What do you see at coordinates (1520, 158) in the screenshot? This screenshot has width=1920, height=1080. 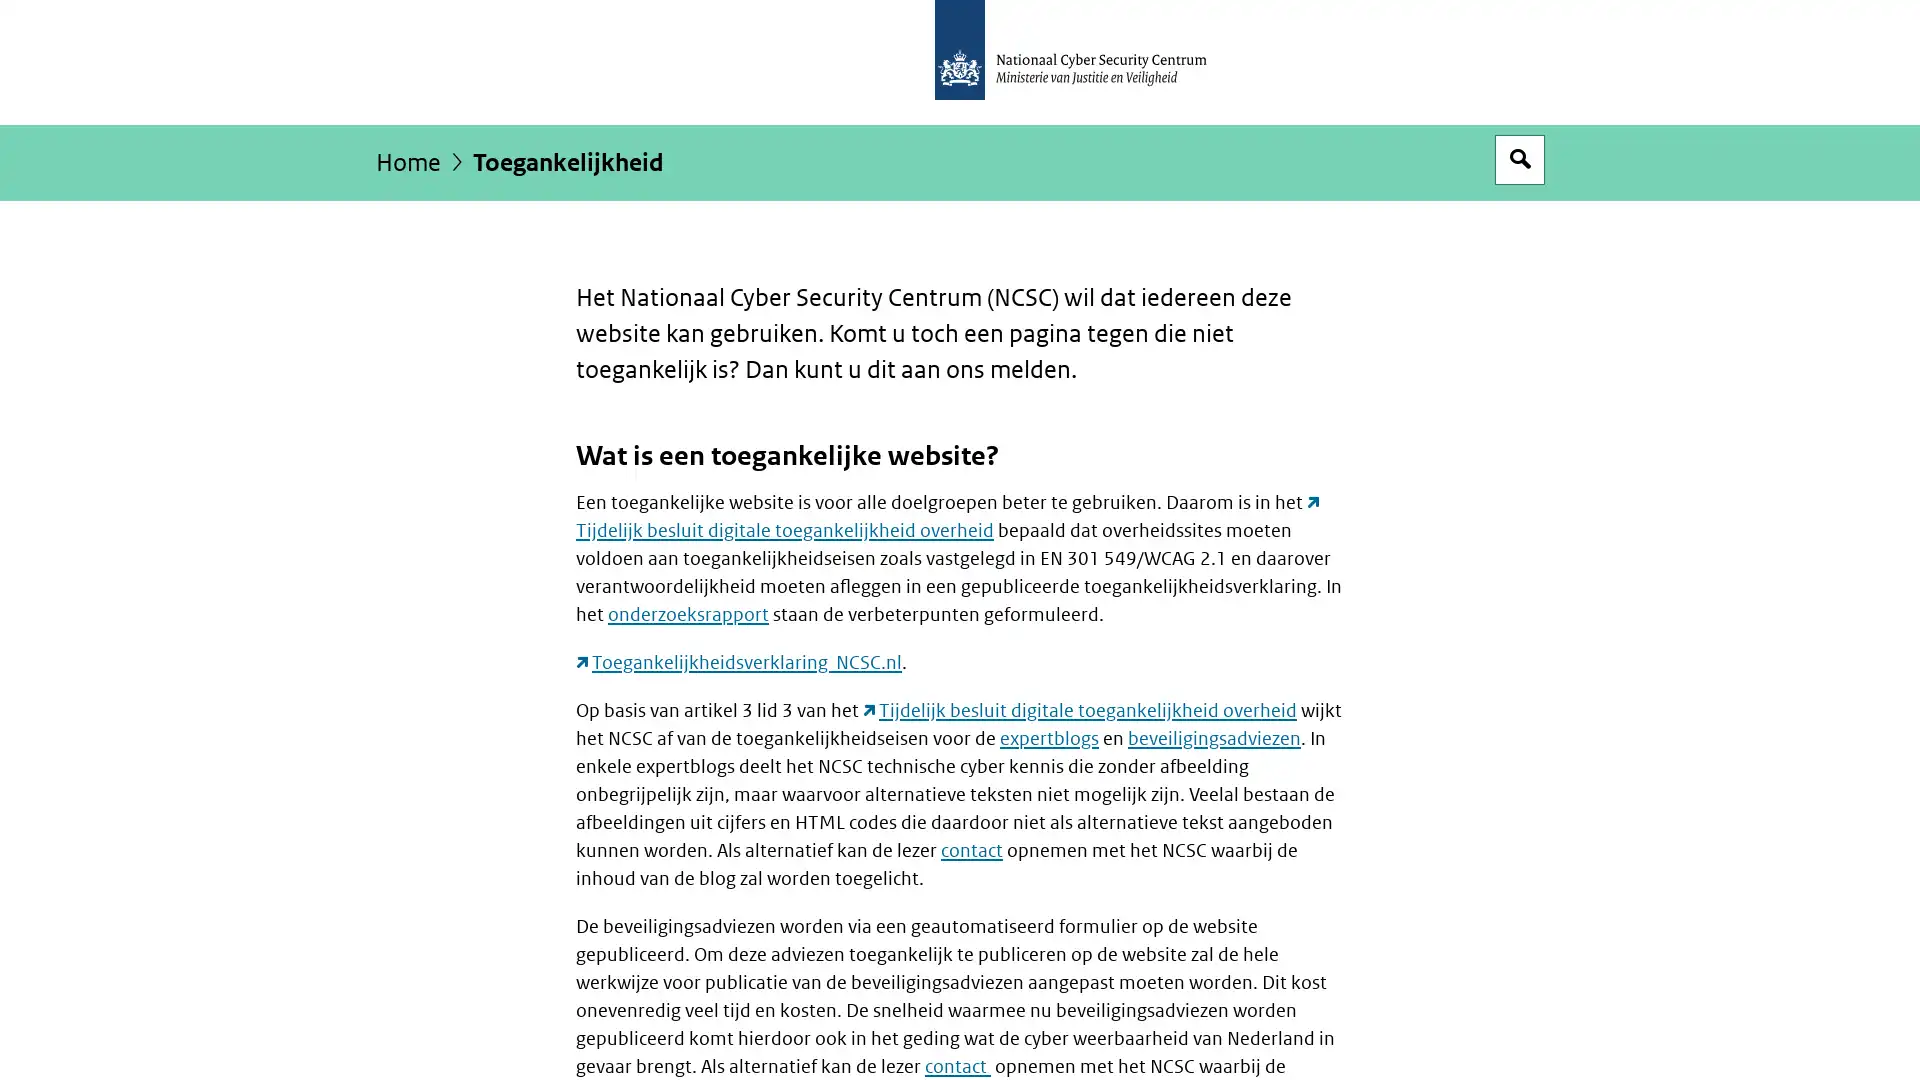 I see `Open zoekveld` at bounding box center [1520, 158].